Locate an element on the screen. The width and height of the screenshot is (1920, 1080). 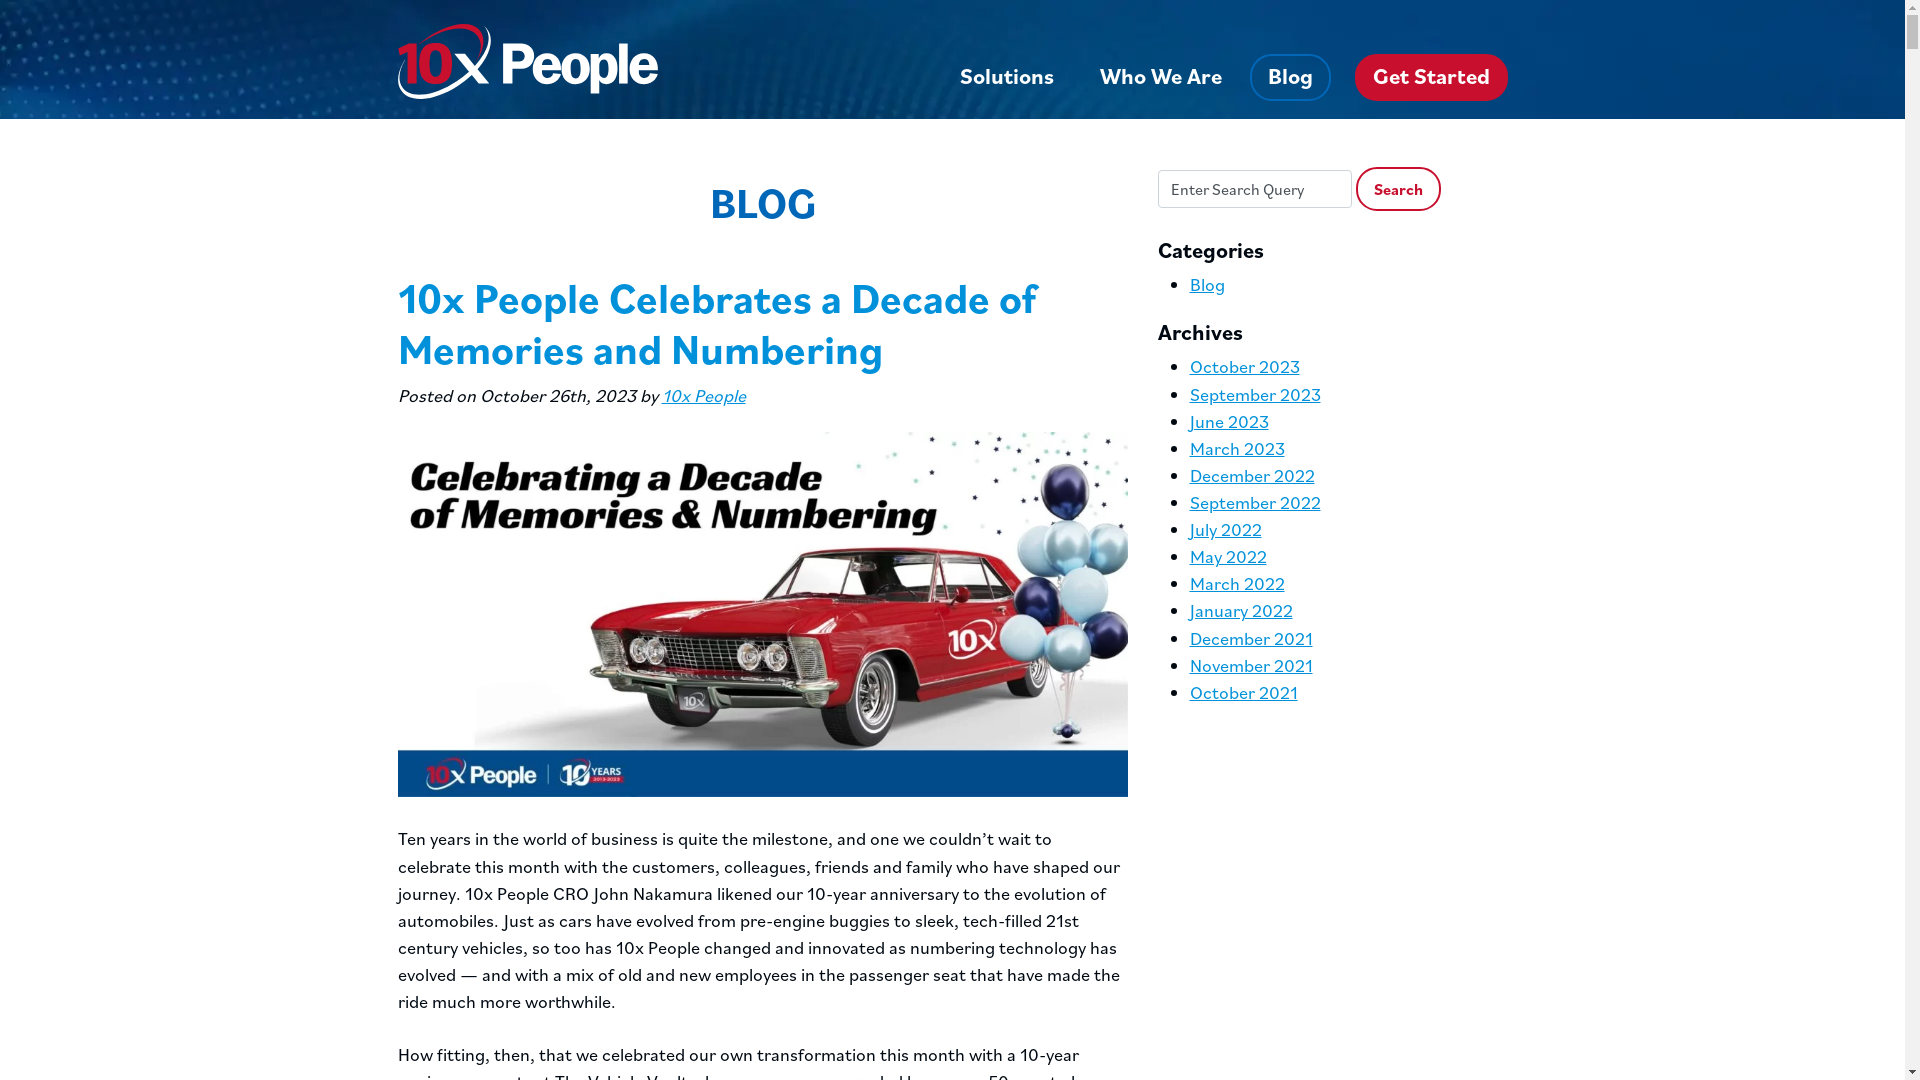
'July 2022' is located at coordinates (1224, 528).